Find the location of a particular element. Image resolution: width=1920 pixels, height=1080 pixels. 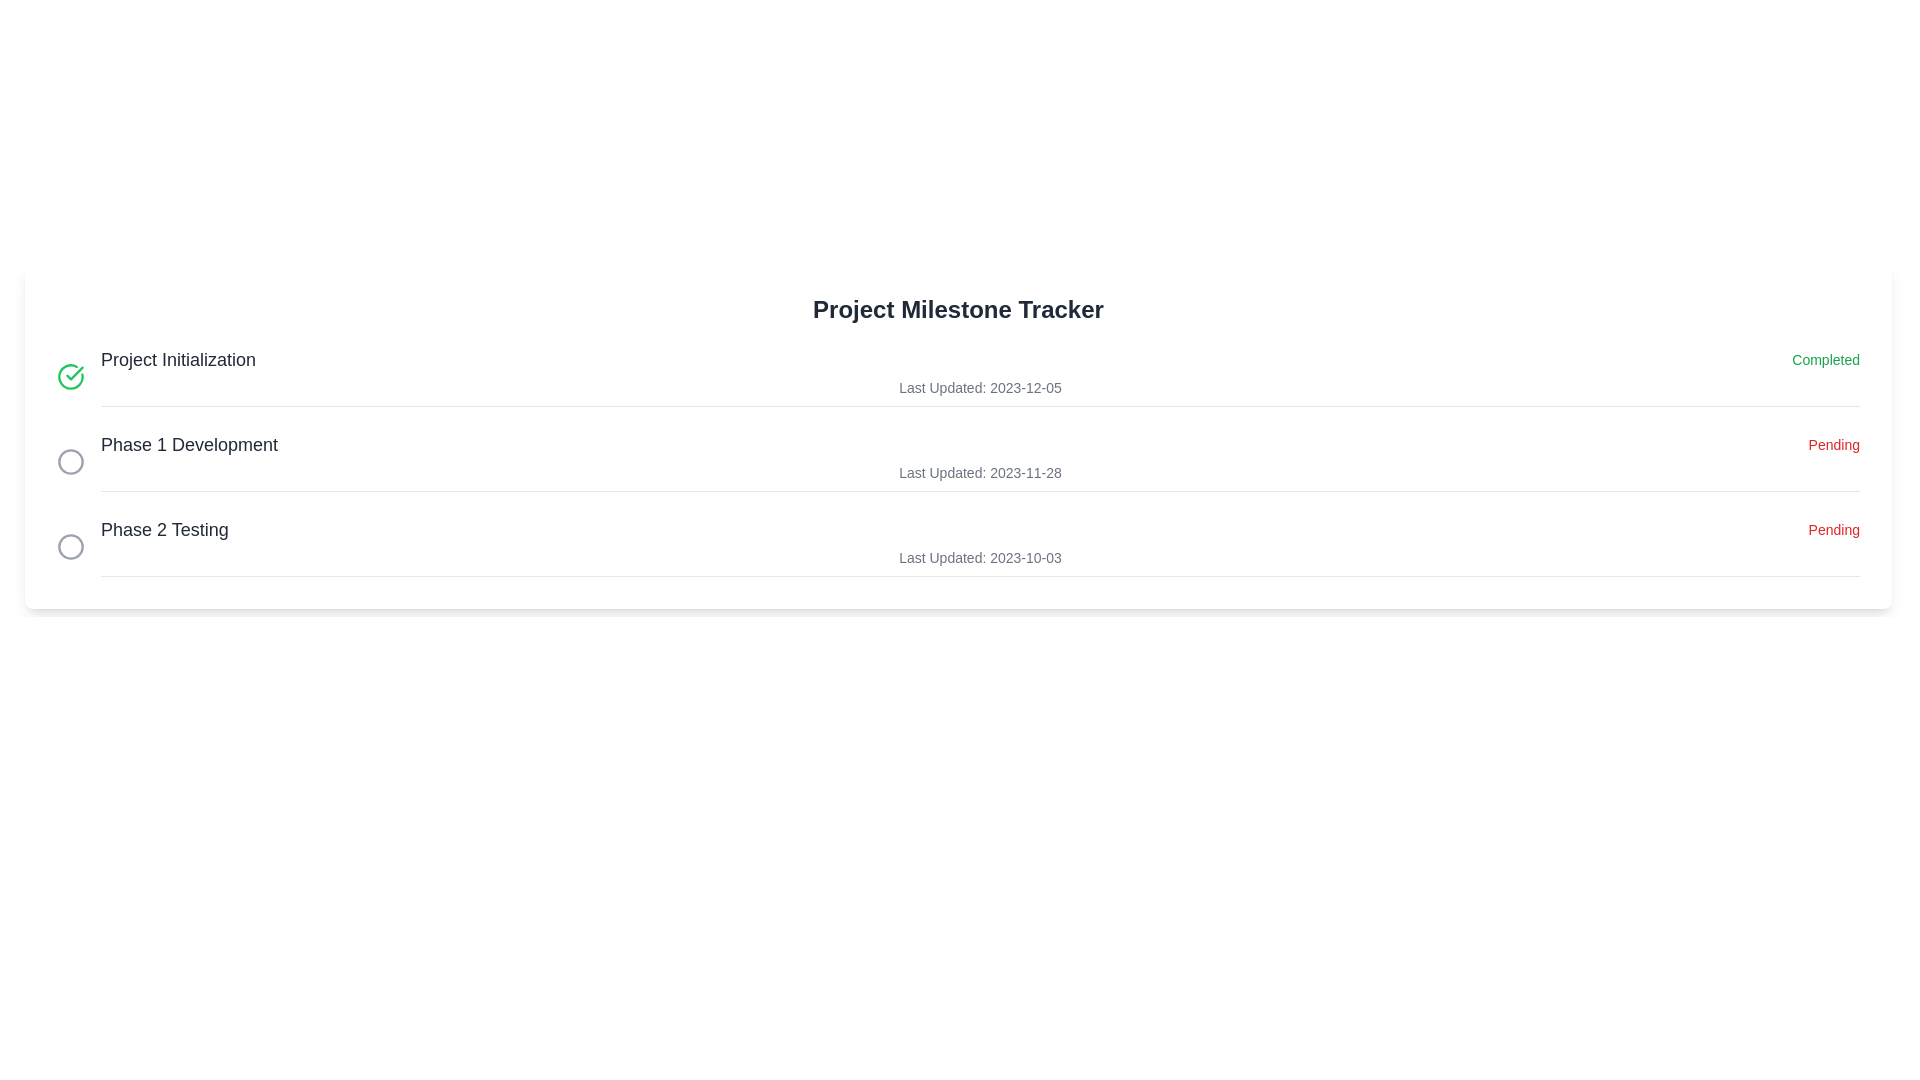

the icon indicating the completion status of the first milestone, 'Project Initialization', which is located beside the milestone label in the vertical list is located at coordinates (71, 376).